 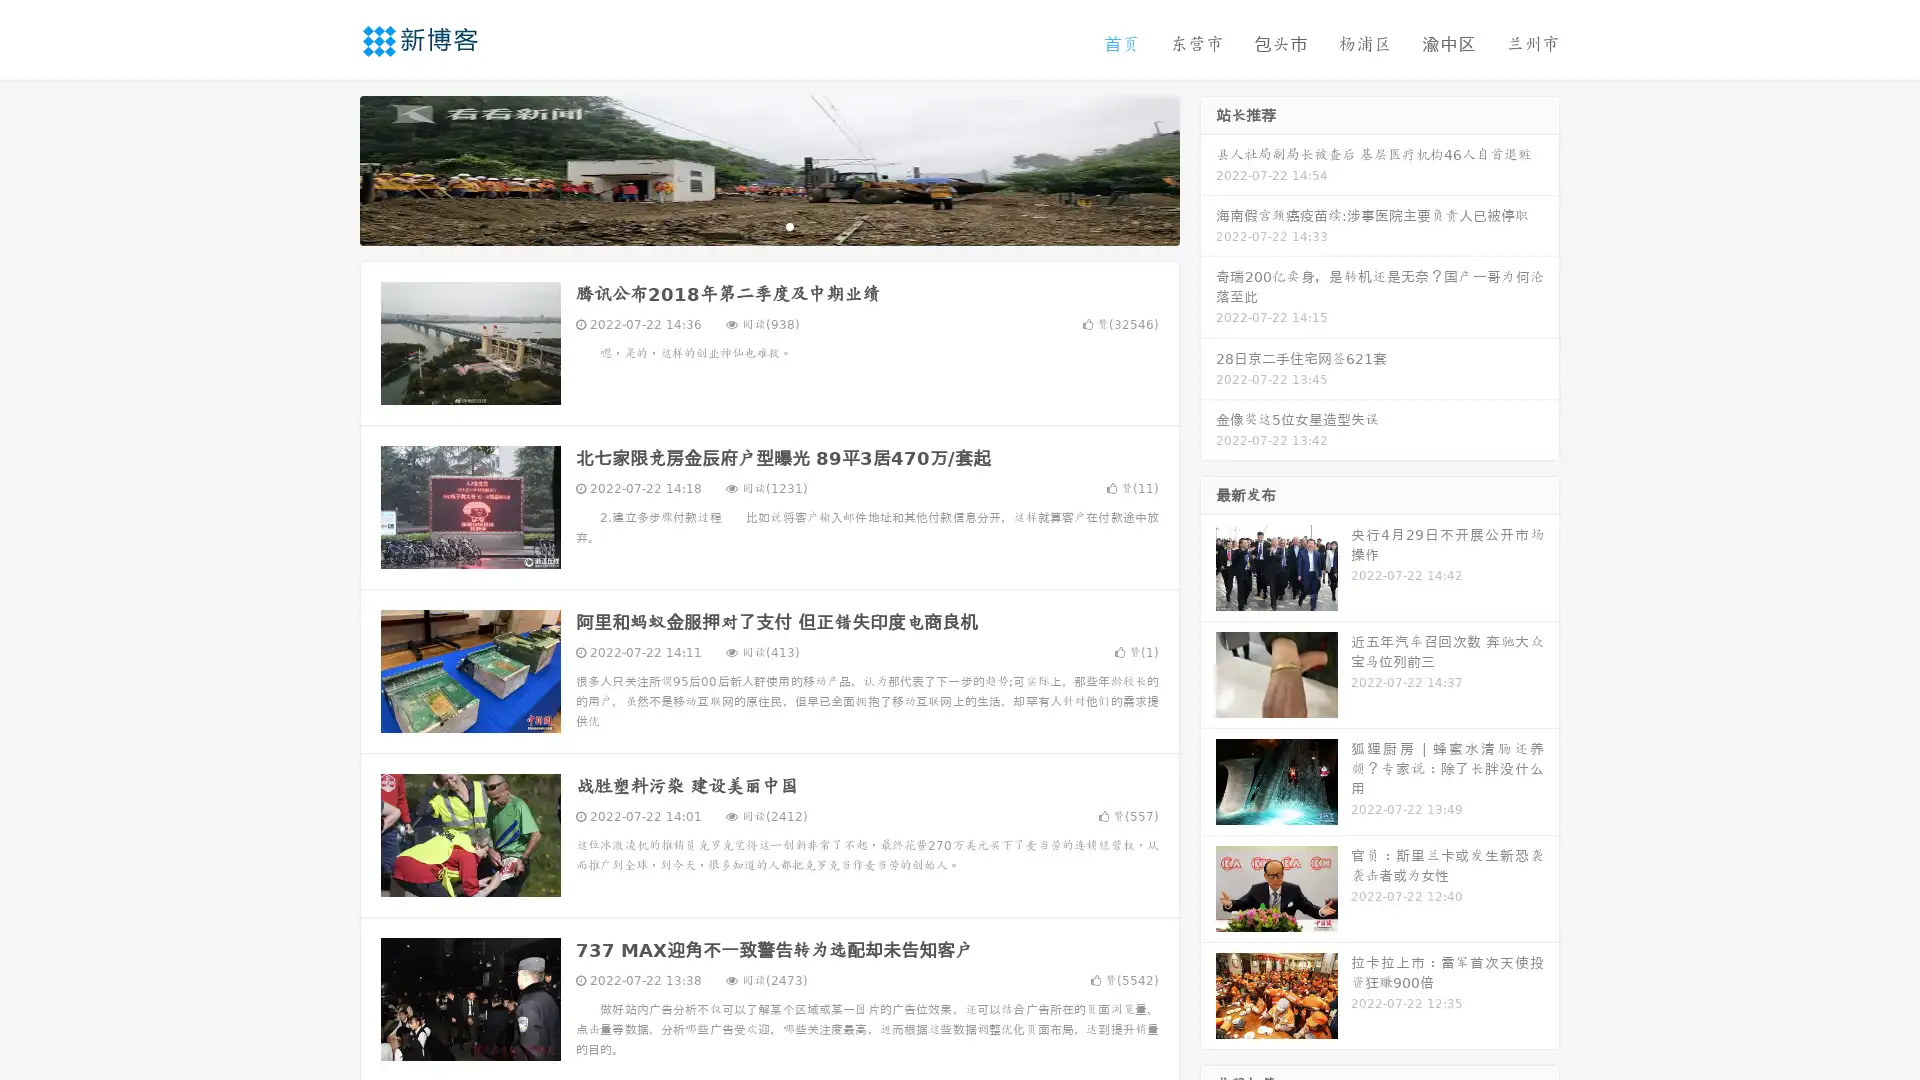 What do you see at coordinates (768, 225) in the screenshot?
I see `Go to slide 2` at bounding box center [768, 225].